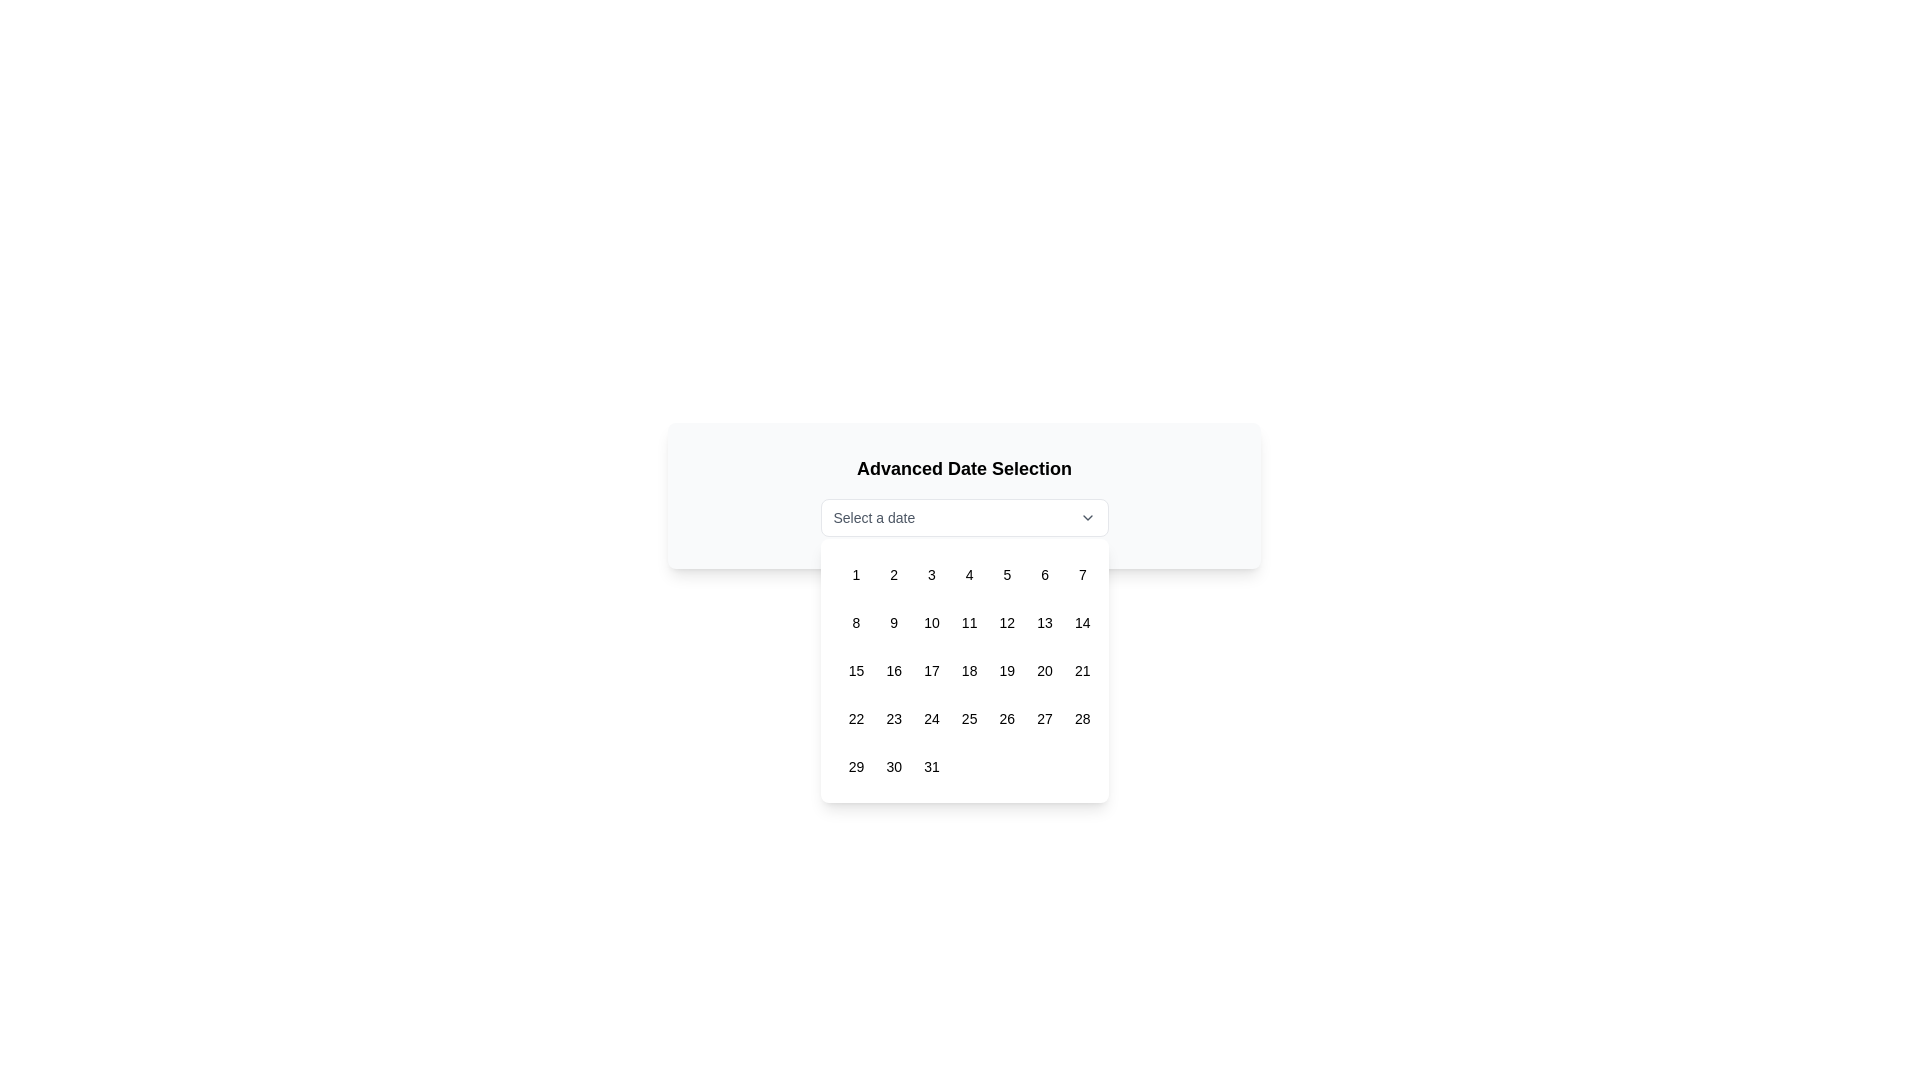 Image resolution: width=1920 pixels, height=1080 pixels. What do you see at coordinates (1044, 717) in the screenshot?
I see `the button displaying the number '27' in the calendar grid` at bounding box center [1044, 717].